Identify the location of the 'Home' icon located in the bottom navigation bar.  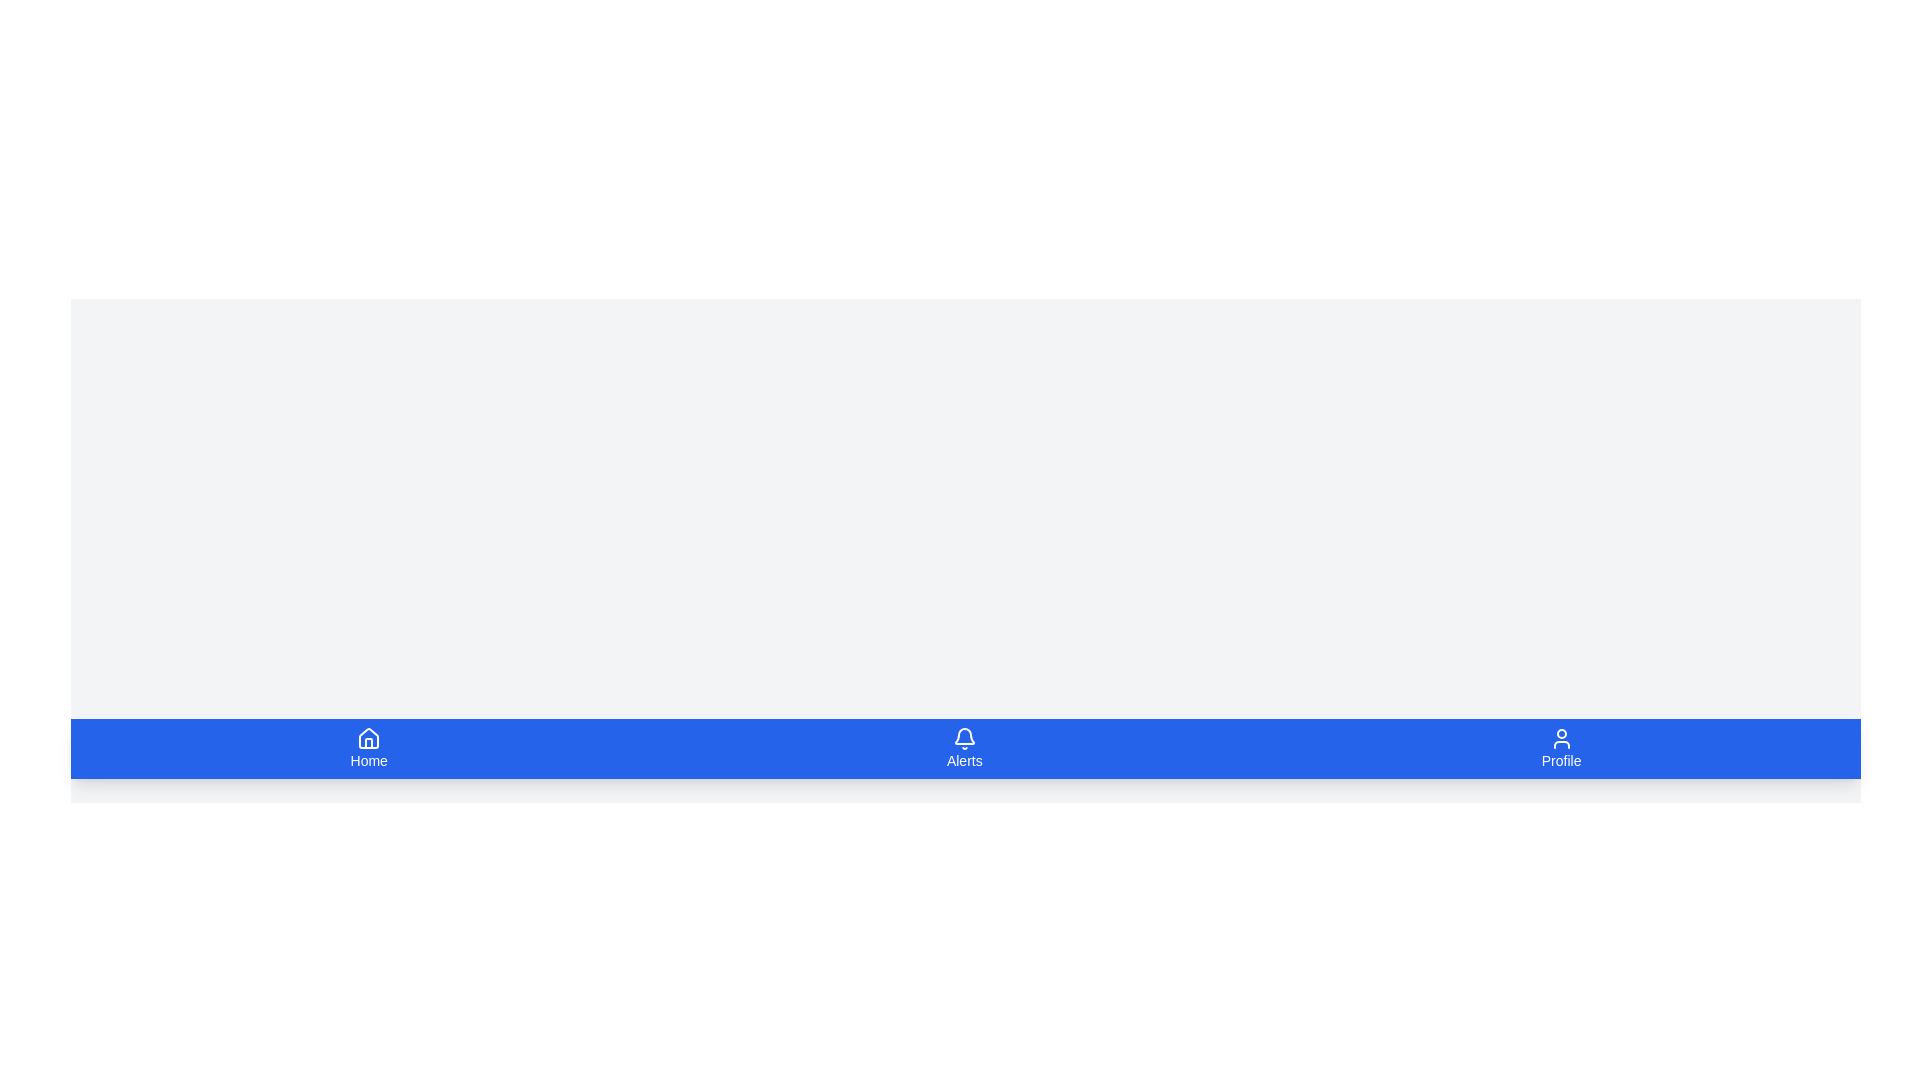
(369, 739).